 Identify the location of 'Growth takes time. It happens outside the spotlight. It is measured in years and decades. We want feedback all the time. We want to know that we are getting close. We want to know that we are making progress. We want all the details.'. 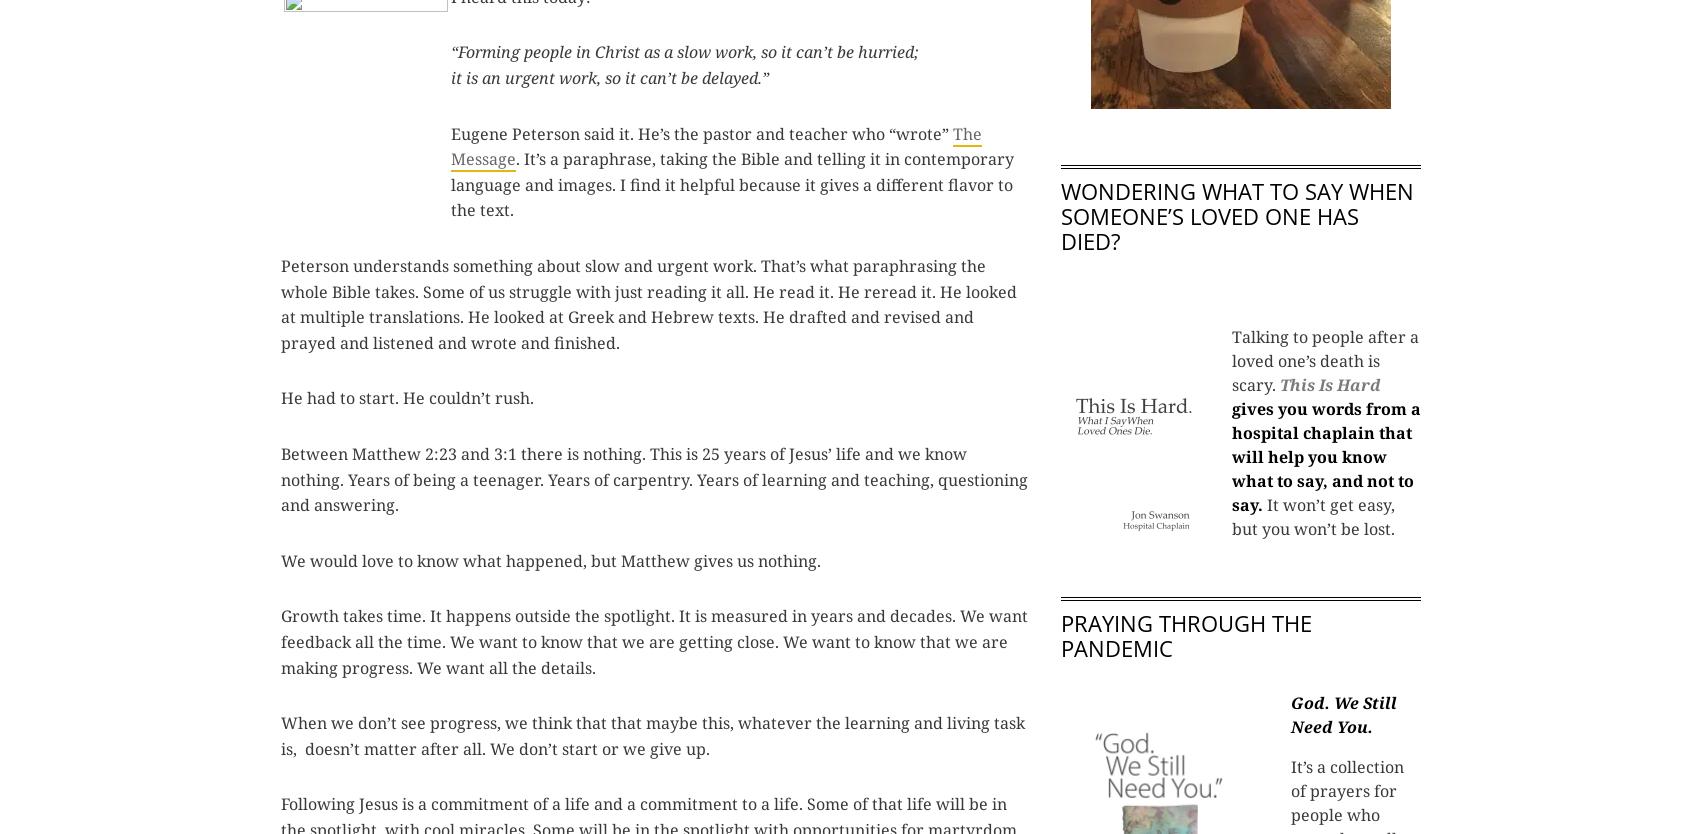
(654, 640).